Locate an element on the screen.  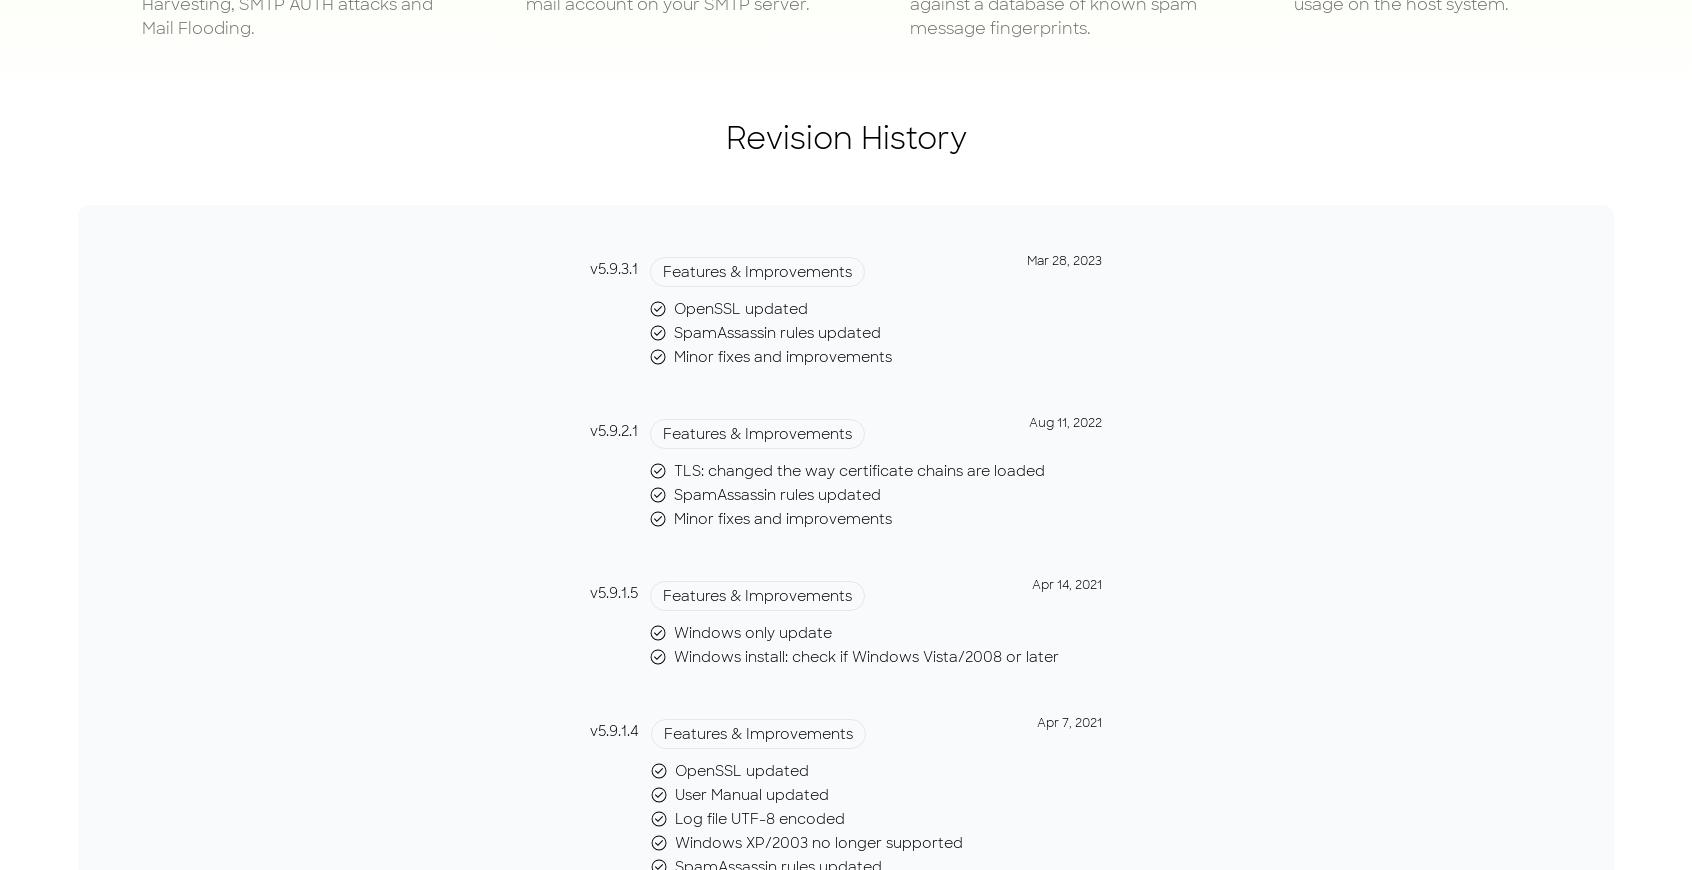
'Support' is located at coordinates (1137, 118).